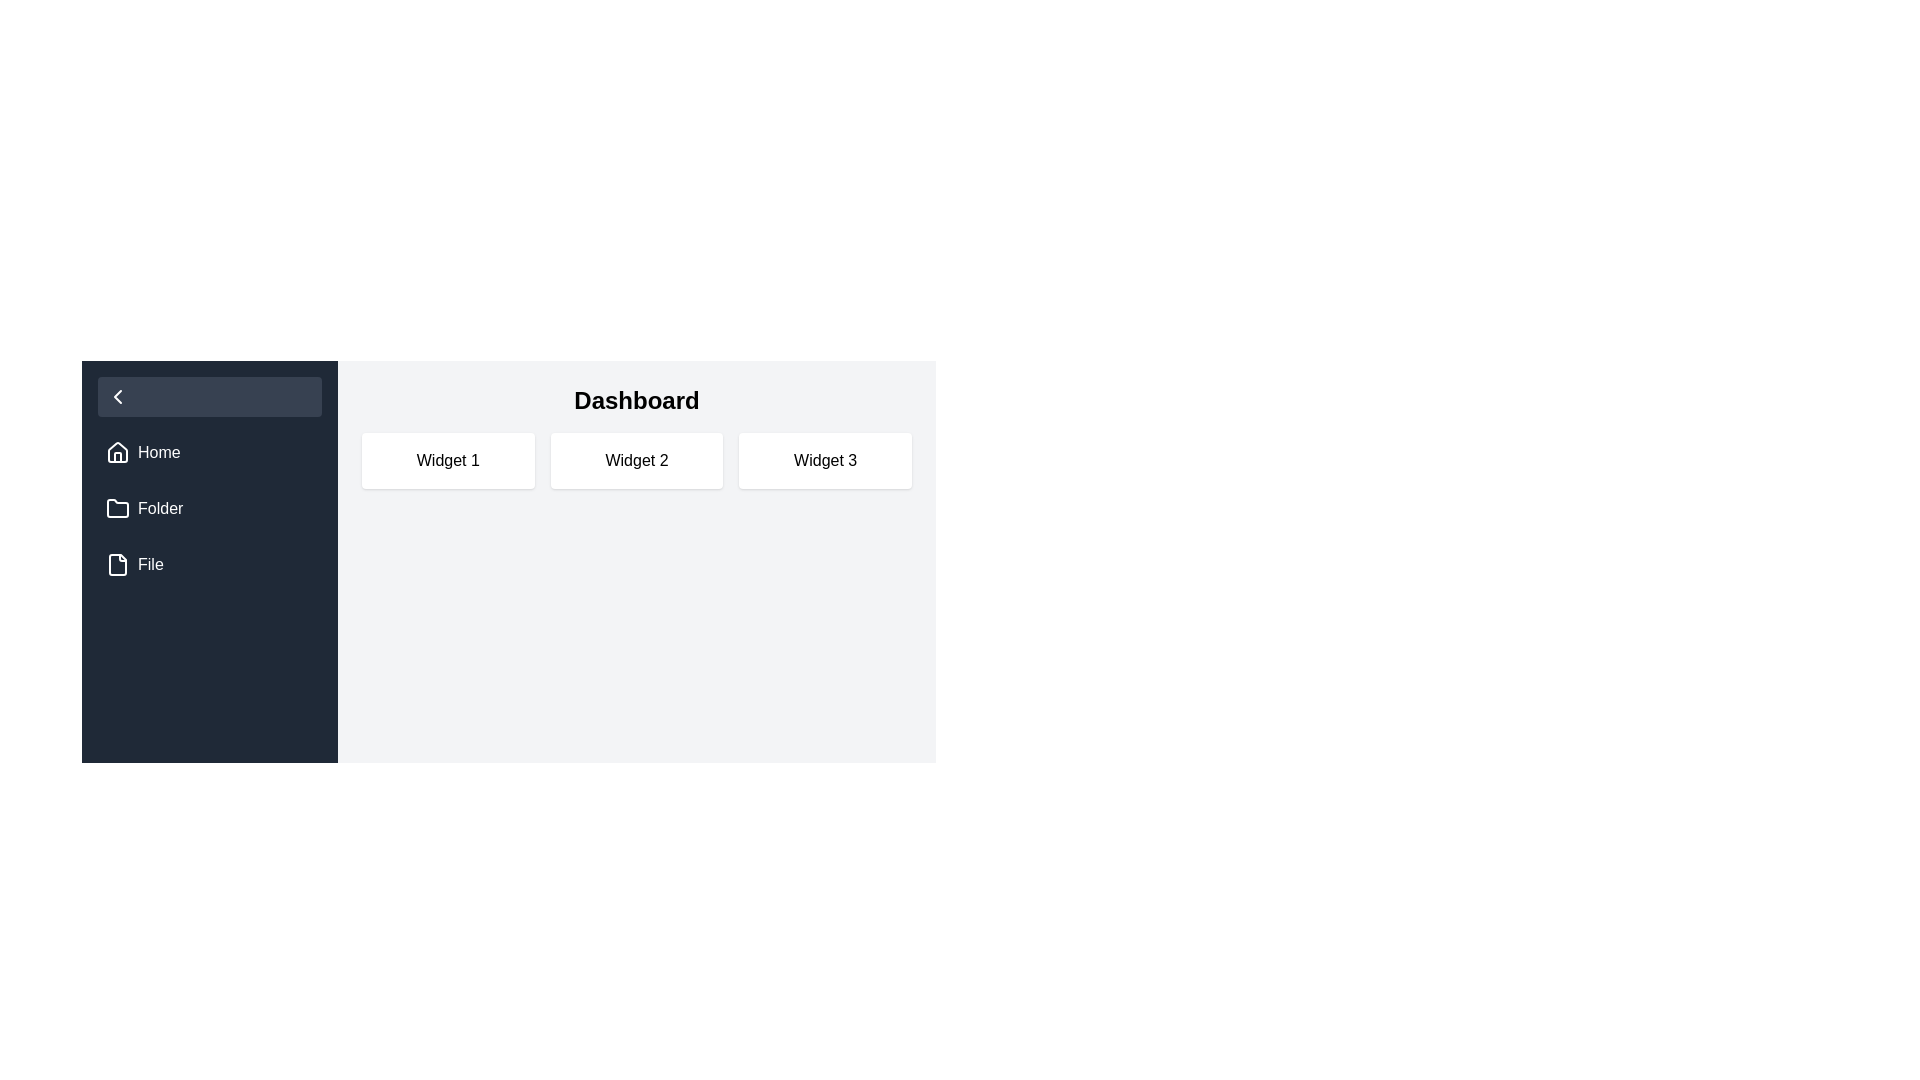  What do you see at coordinates (158, 452) in the screenshot?
I see `the 'Home' text label in the navigational menu, which is aligned next to the house-shaped icon and located at the top of the vertical list of menu items on the left sidebar` at bounding box center [158, 452].